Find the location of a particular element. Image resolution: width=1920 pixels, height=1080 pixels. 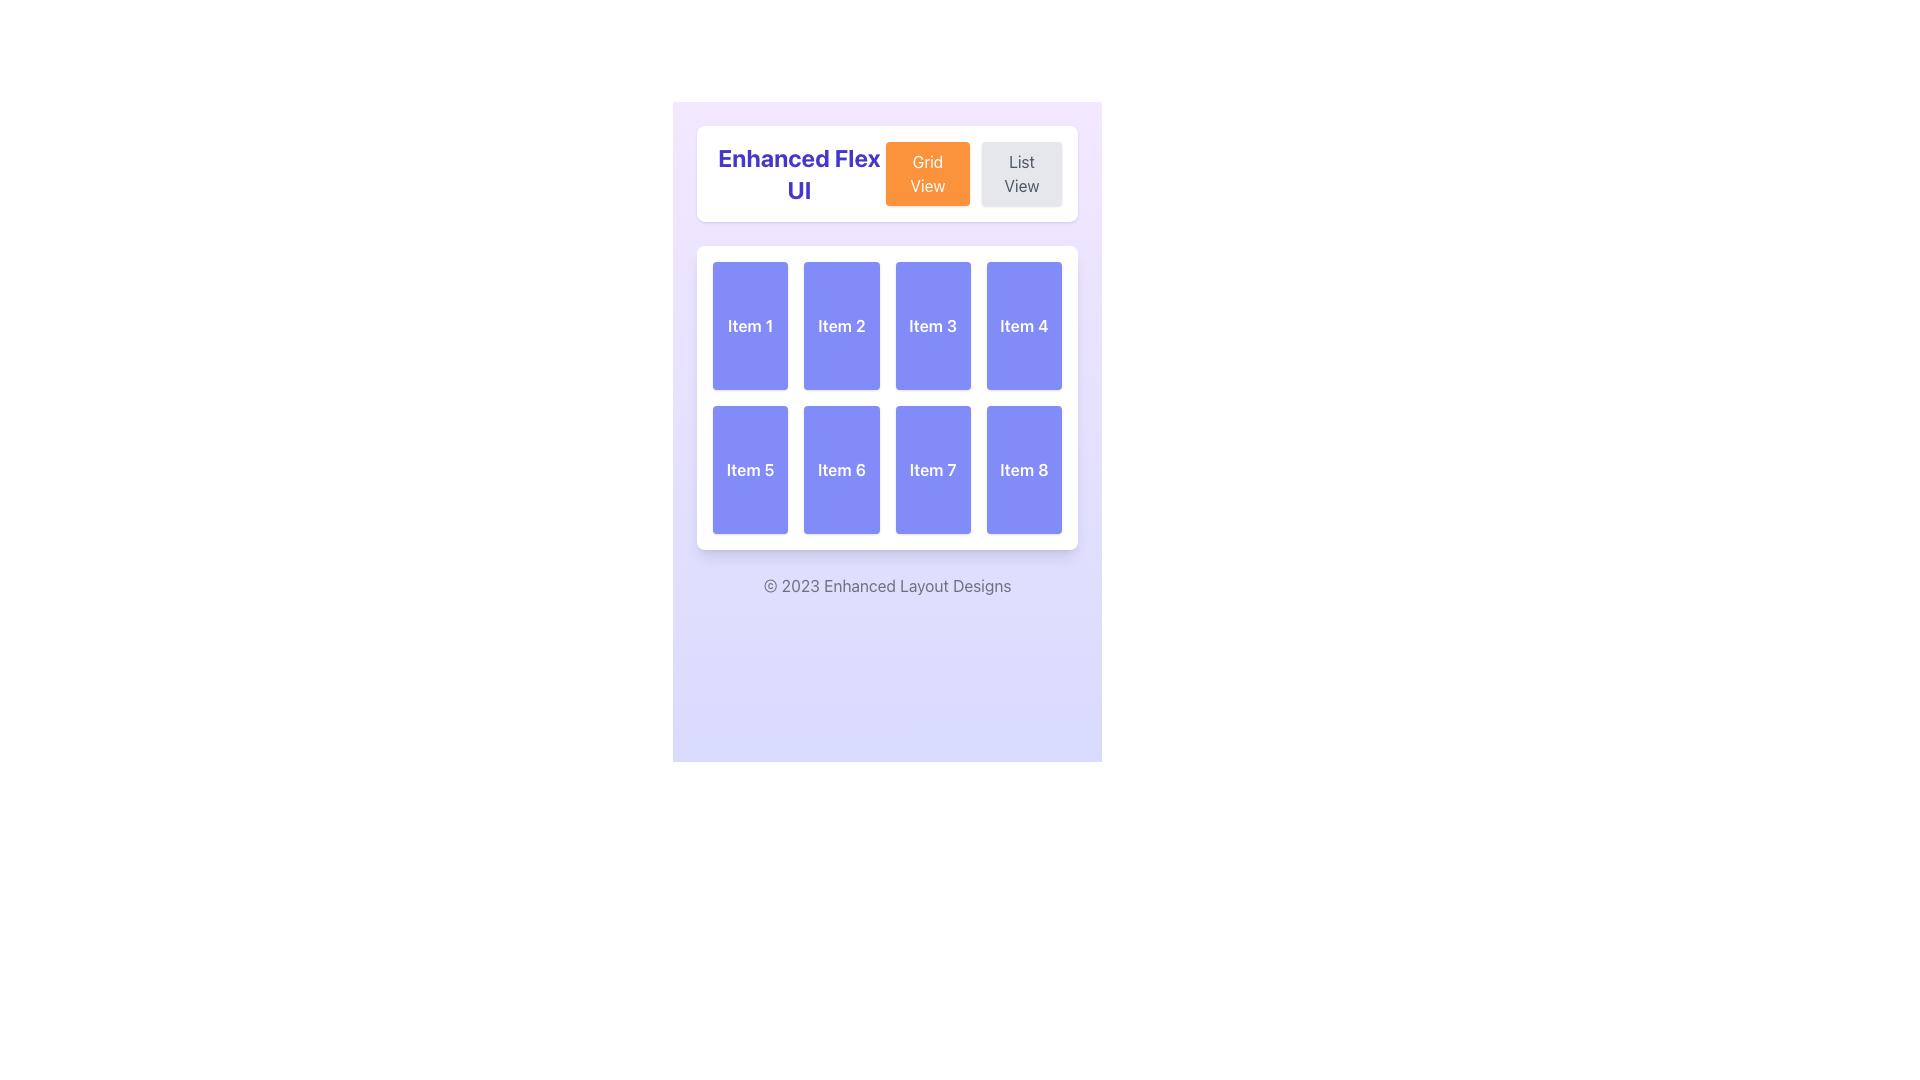

the Grid Item labeled 'Item 3', which is a rectangular box with a blue background and white text, positioned in the first row and third column of a grid layout is located at coordinates (932, 325).